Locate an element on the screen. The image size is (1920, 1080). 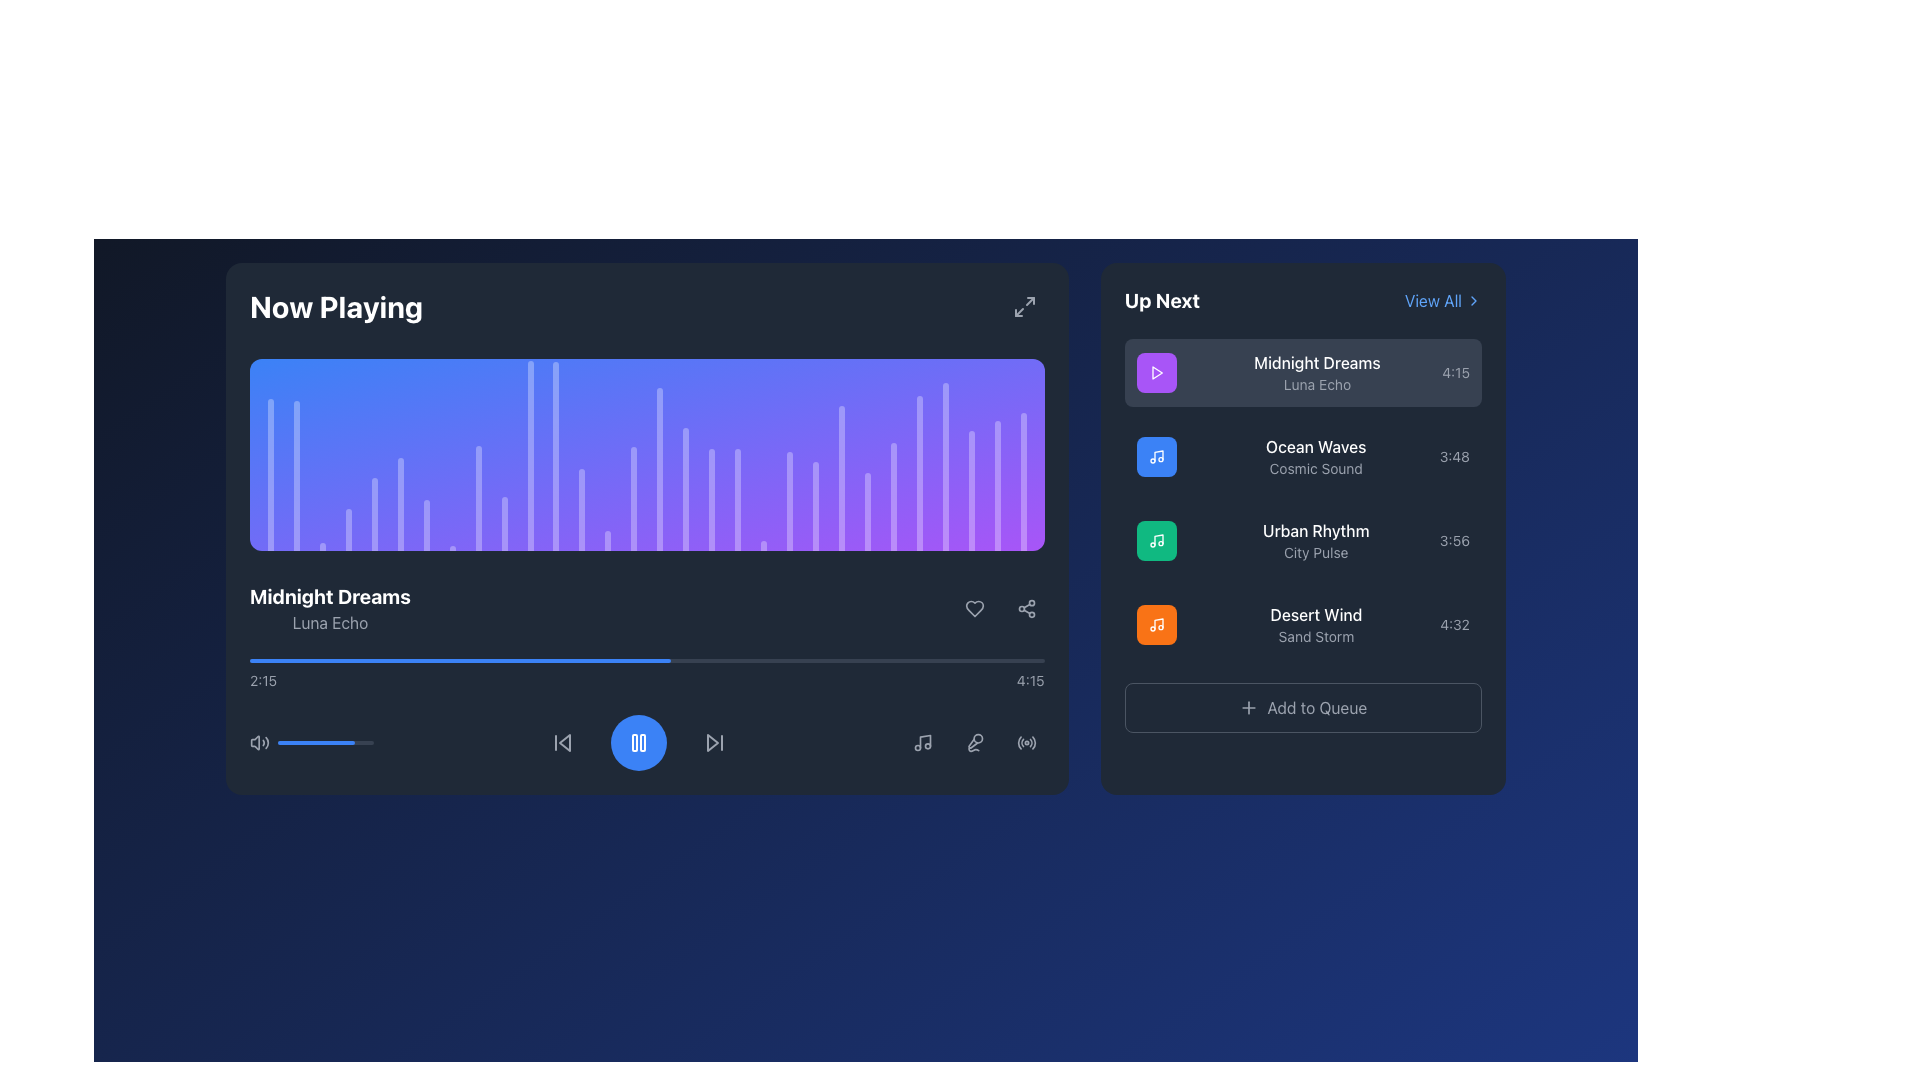
the textual indicator displaying the length or duration of the song 'Ocean Waves' in the 'Up Next' section on the right side of the interface is located at coordinates (1454, 456).